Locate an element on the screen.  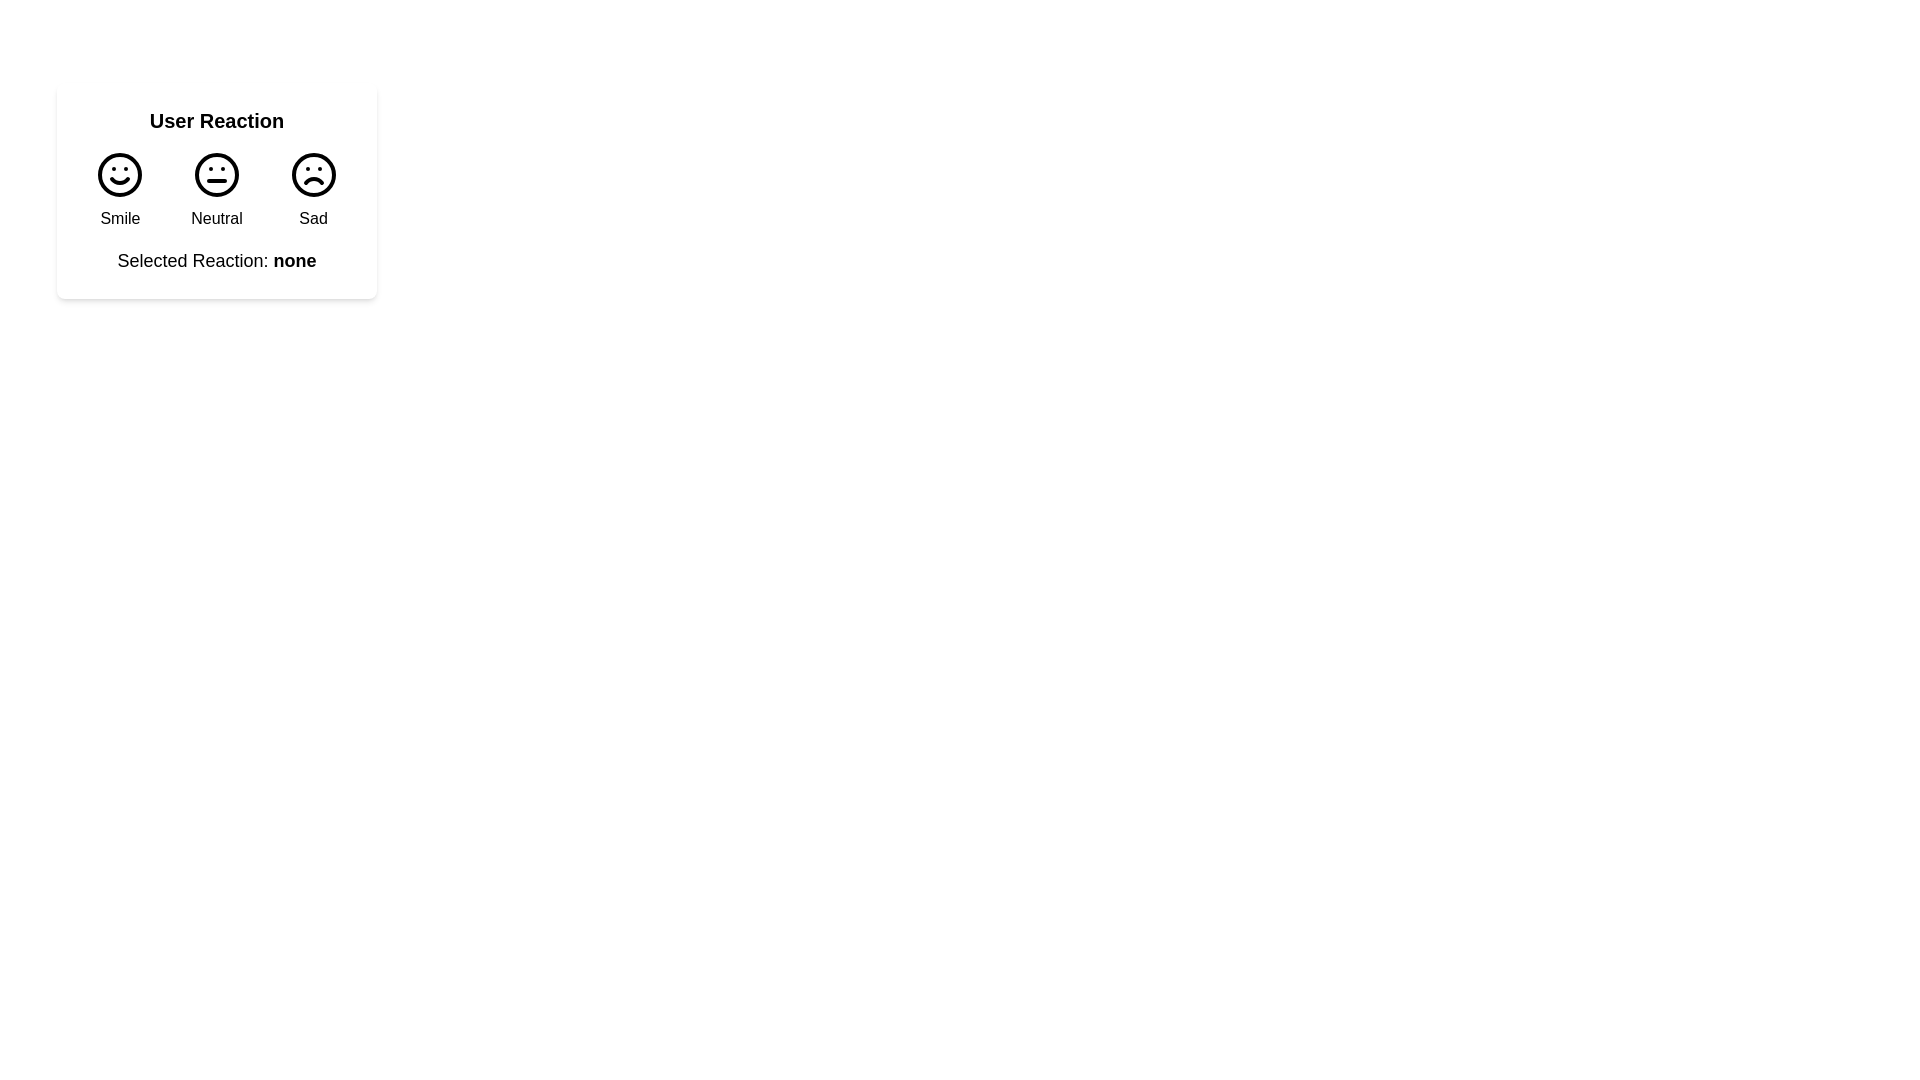
the smile arc element of the first reaction emoji, which is located at the bottom of the circular face icon is located at coordinates (119, 181).